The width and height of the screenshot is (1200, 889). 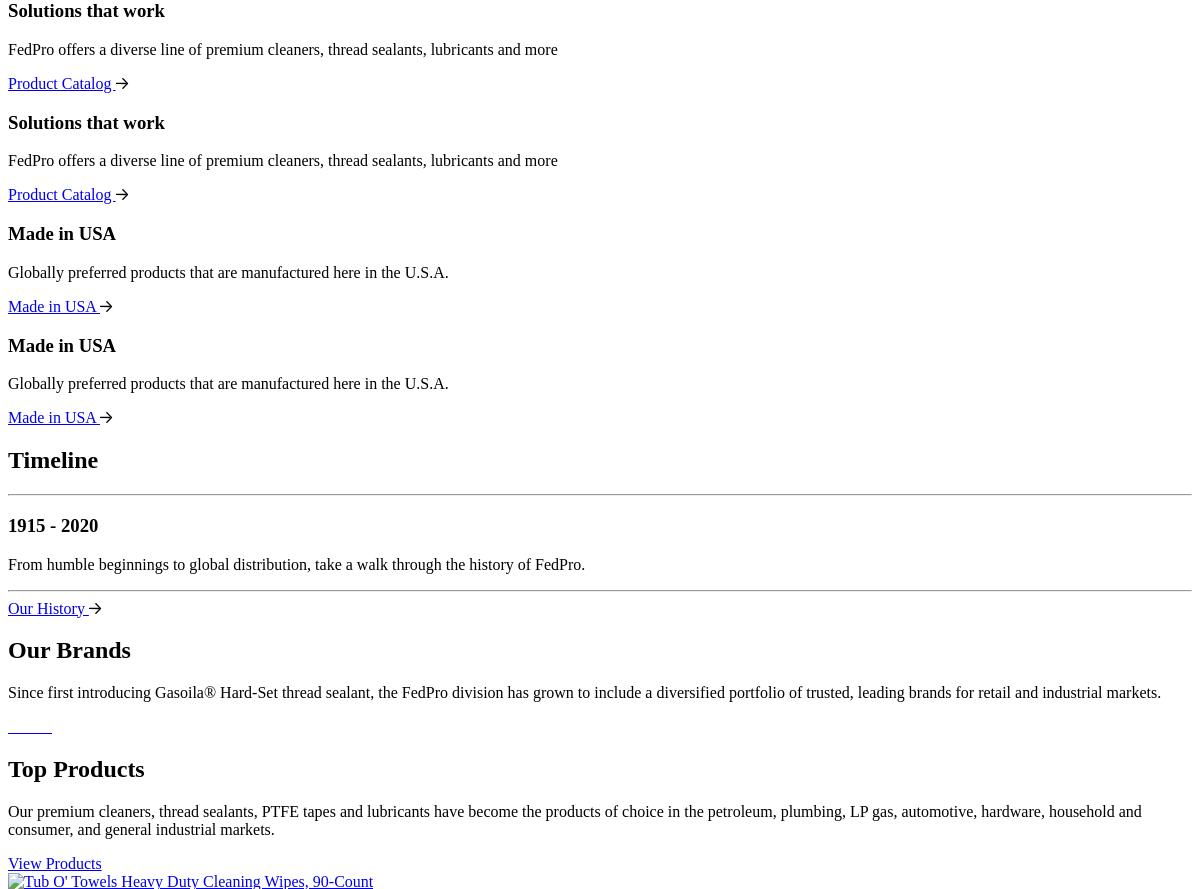 I want to click on 'Our premium cleaners, thread sealants, PTFE tapes and lubricants have become the products of choice in the petroleum, plumbing, LP gas, automotive, hardware, household and consumer, and general industrial markets.', so click(x=8, y=820).